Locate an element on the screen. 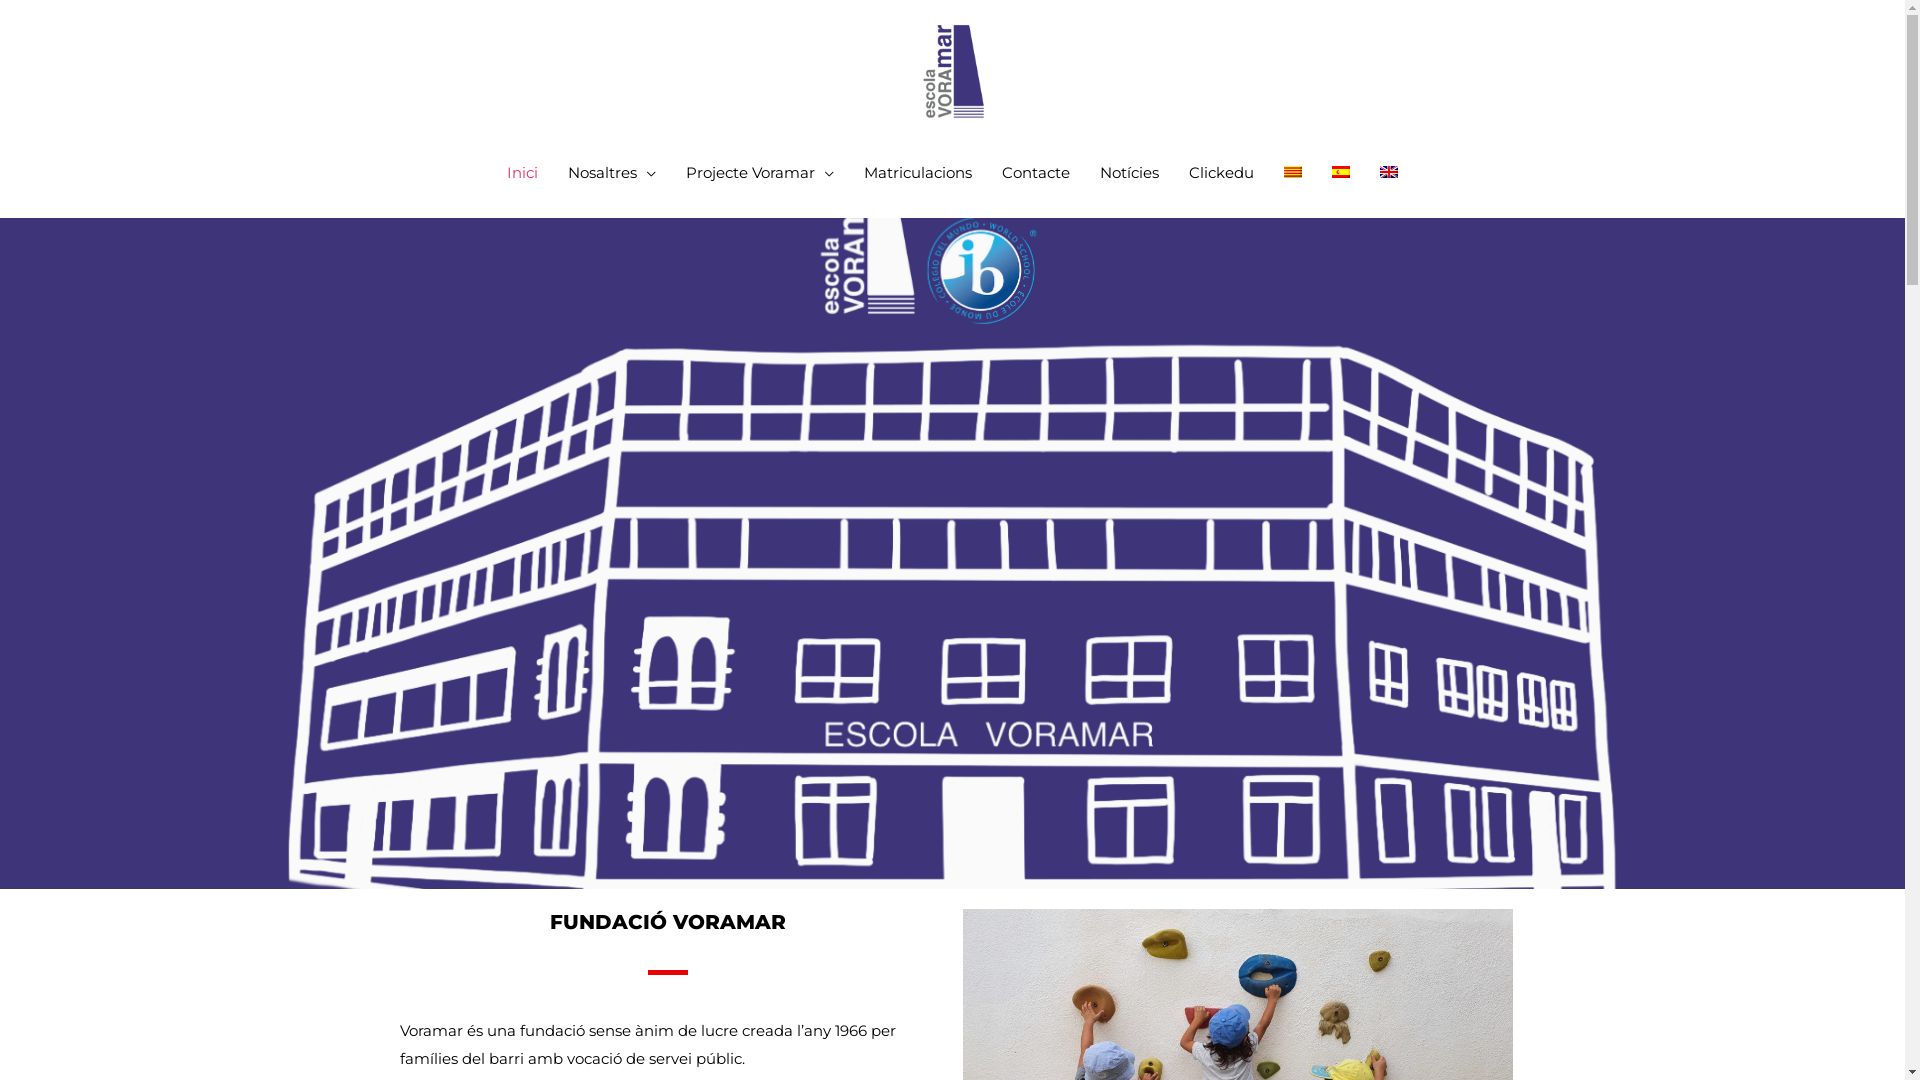  'Clickedu' is located at coordinates (1220, 172).